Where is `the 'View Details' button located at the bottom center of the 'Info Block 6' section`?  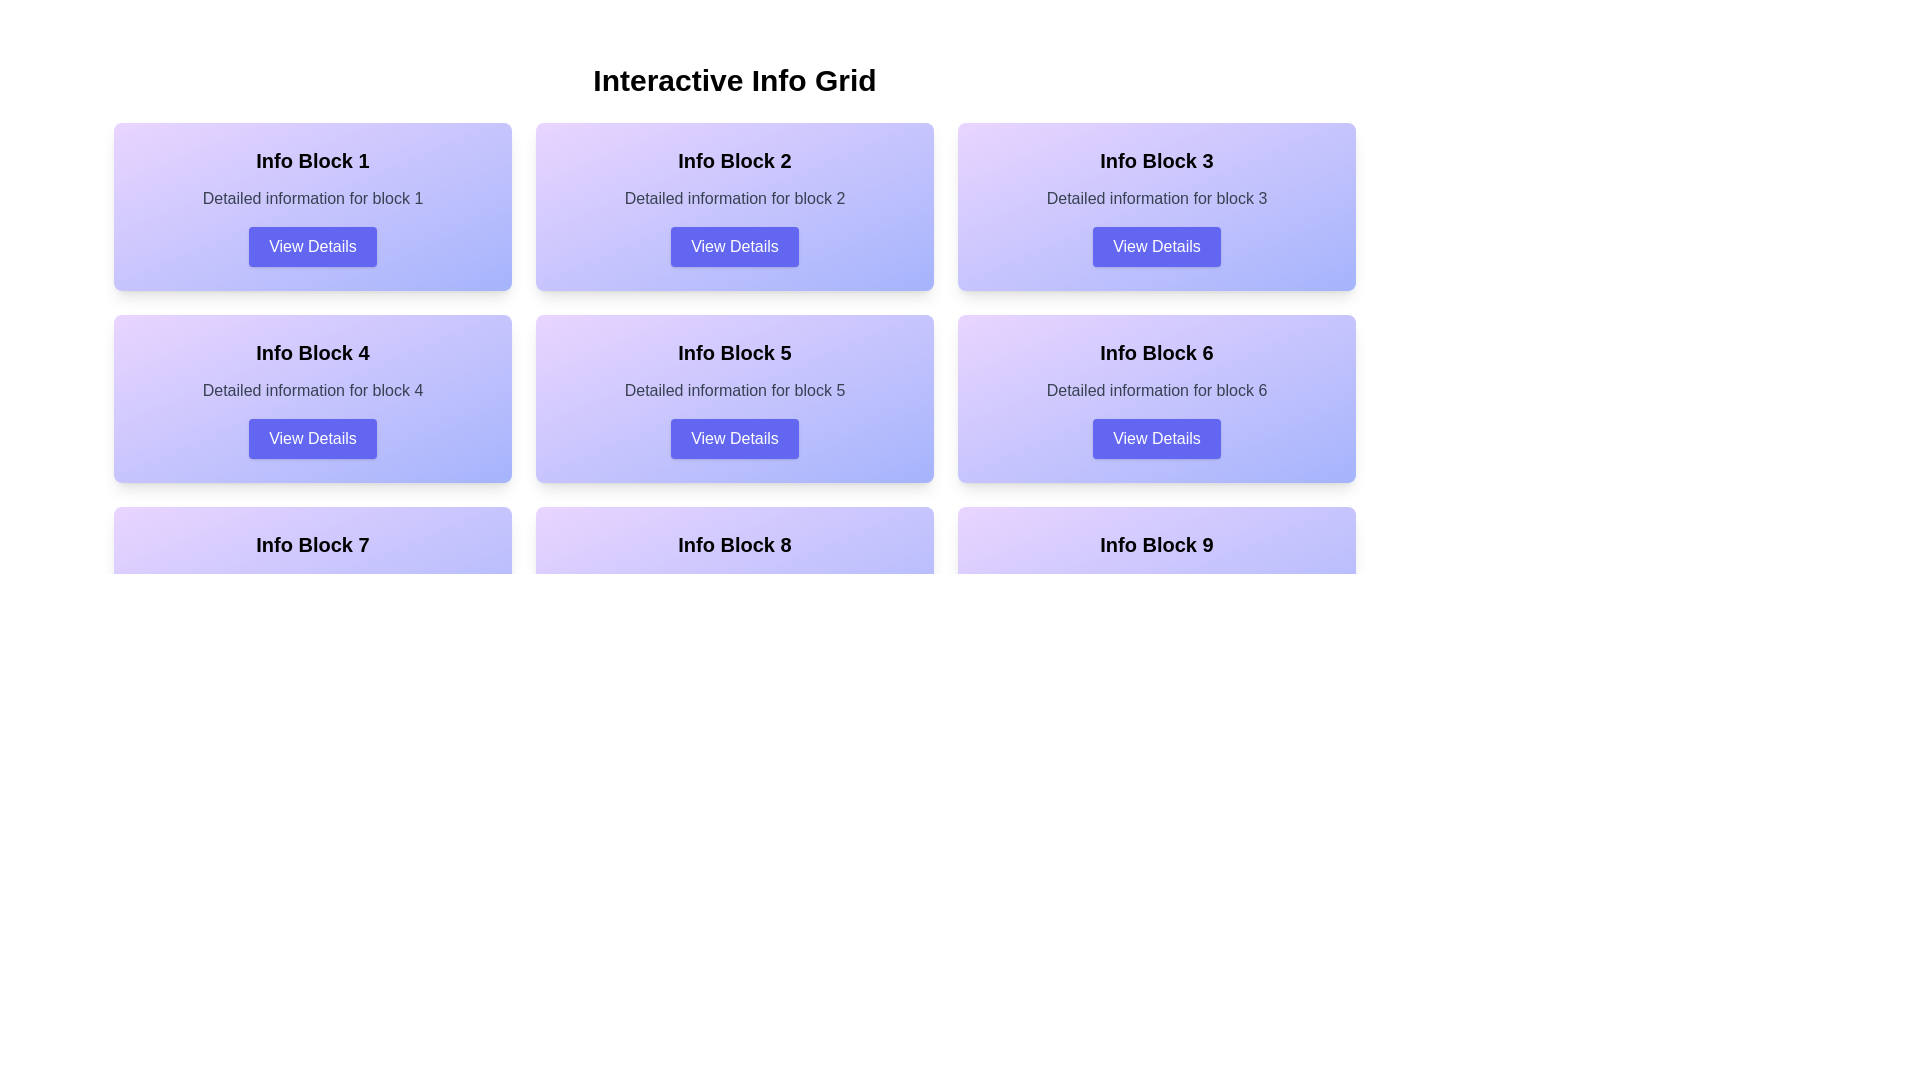
the 'View Details' button located at the bottom center of the 'Info Block 6' section is located at coordinates (1156, 438).